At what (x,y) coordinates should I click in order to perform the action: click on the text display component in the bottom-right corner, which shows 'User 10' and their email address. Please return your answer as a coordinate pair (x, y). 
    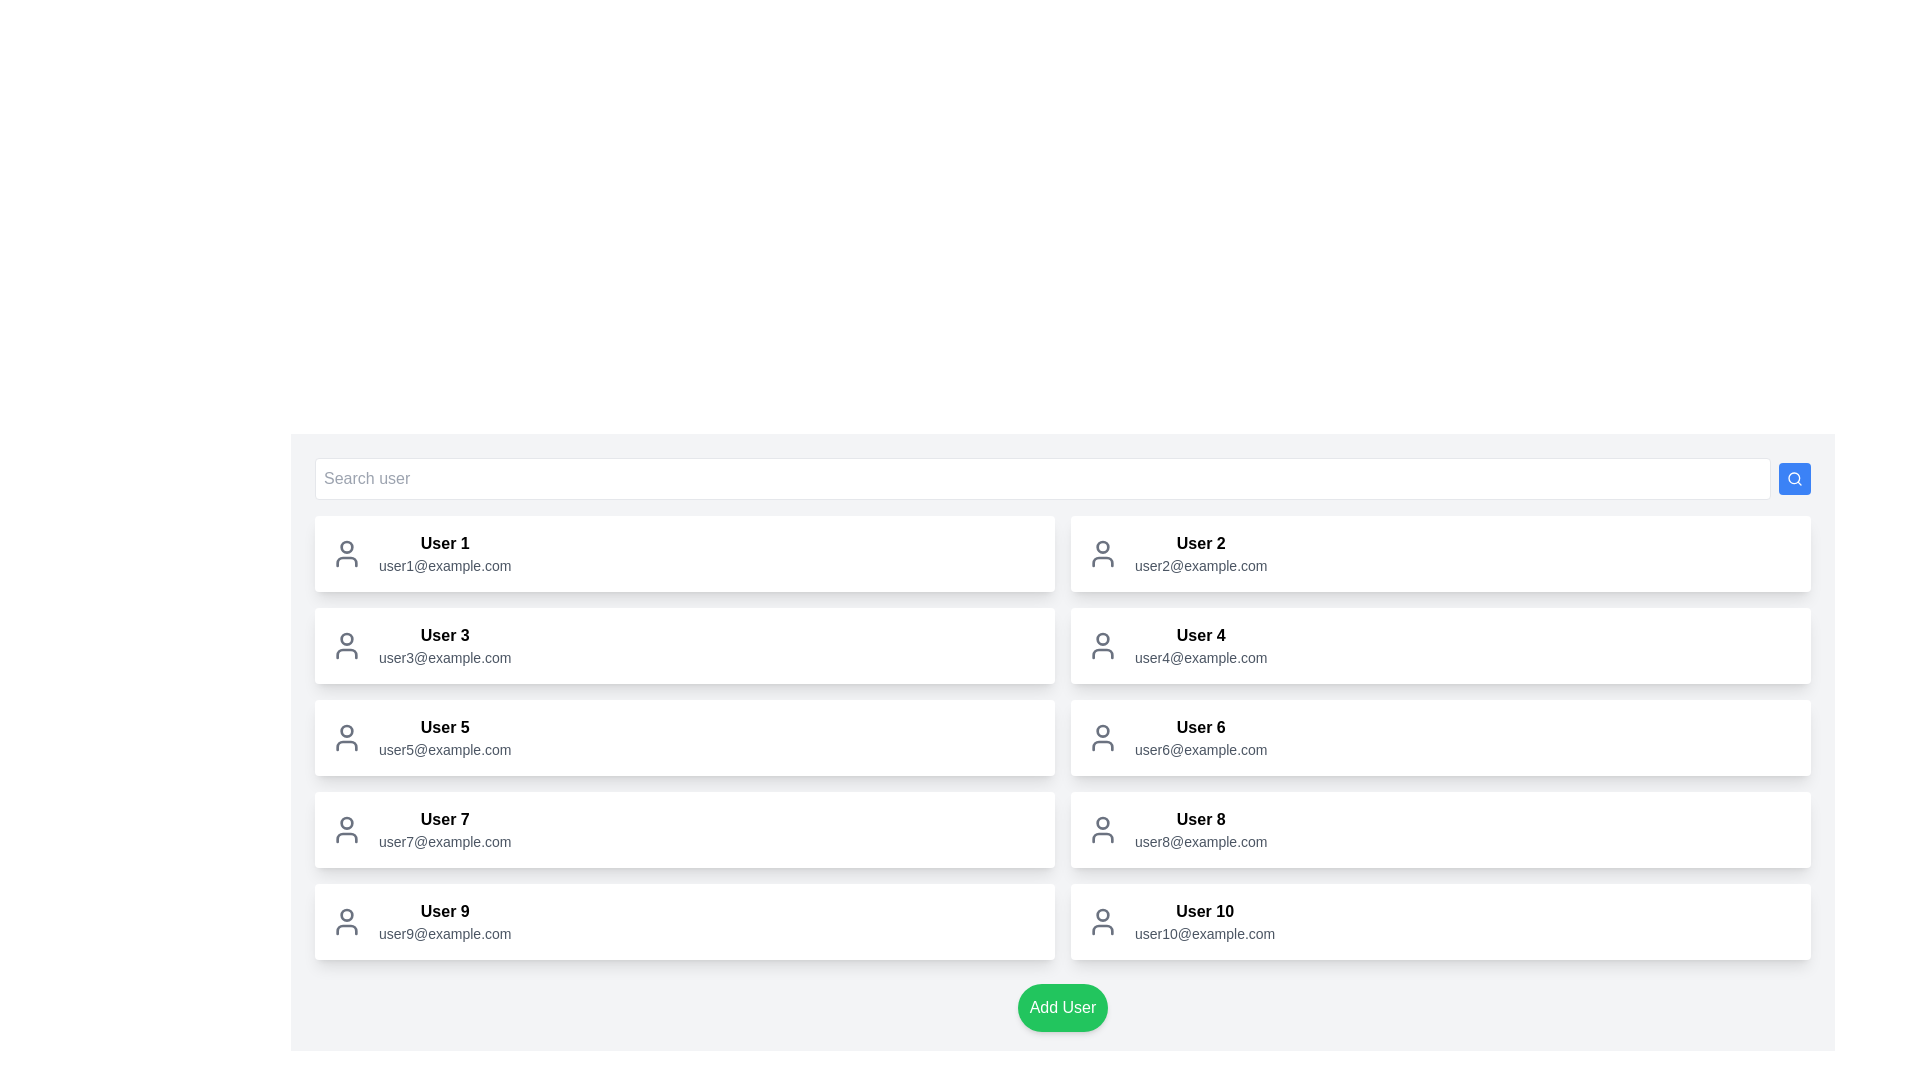
    Looking at the image, I should click on (1204, 921).